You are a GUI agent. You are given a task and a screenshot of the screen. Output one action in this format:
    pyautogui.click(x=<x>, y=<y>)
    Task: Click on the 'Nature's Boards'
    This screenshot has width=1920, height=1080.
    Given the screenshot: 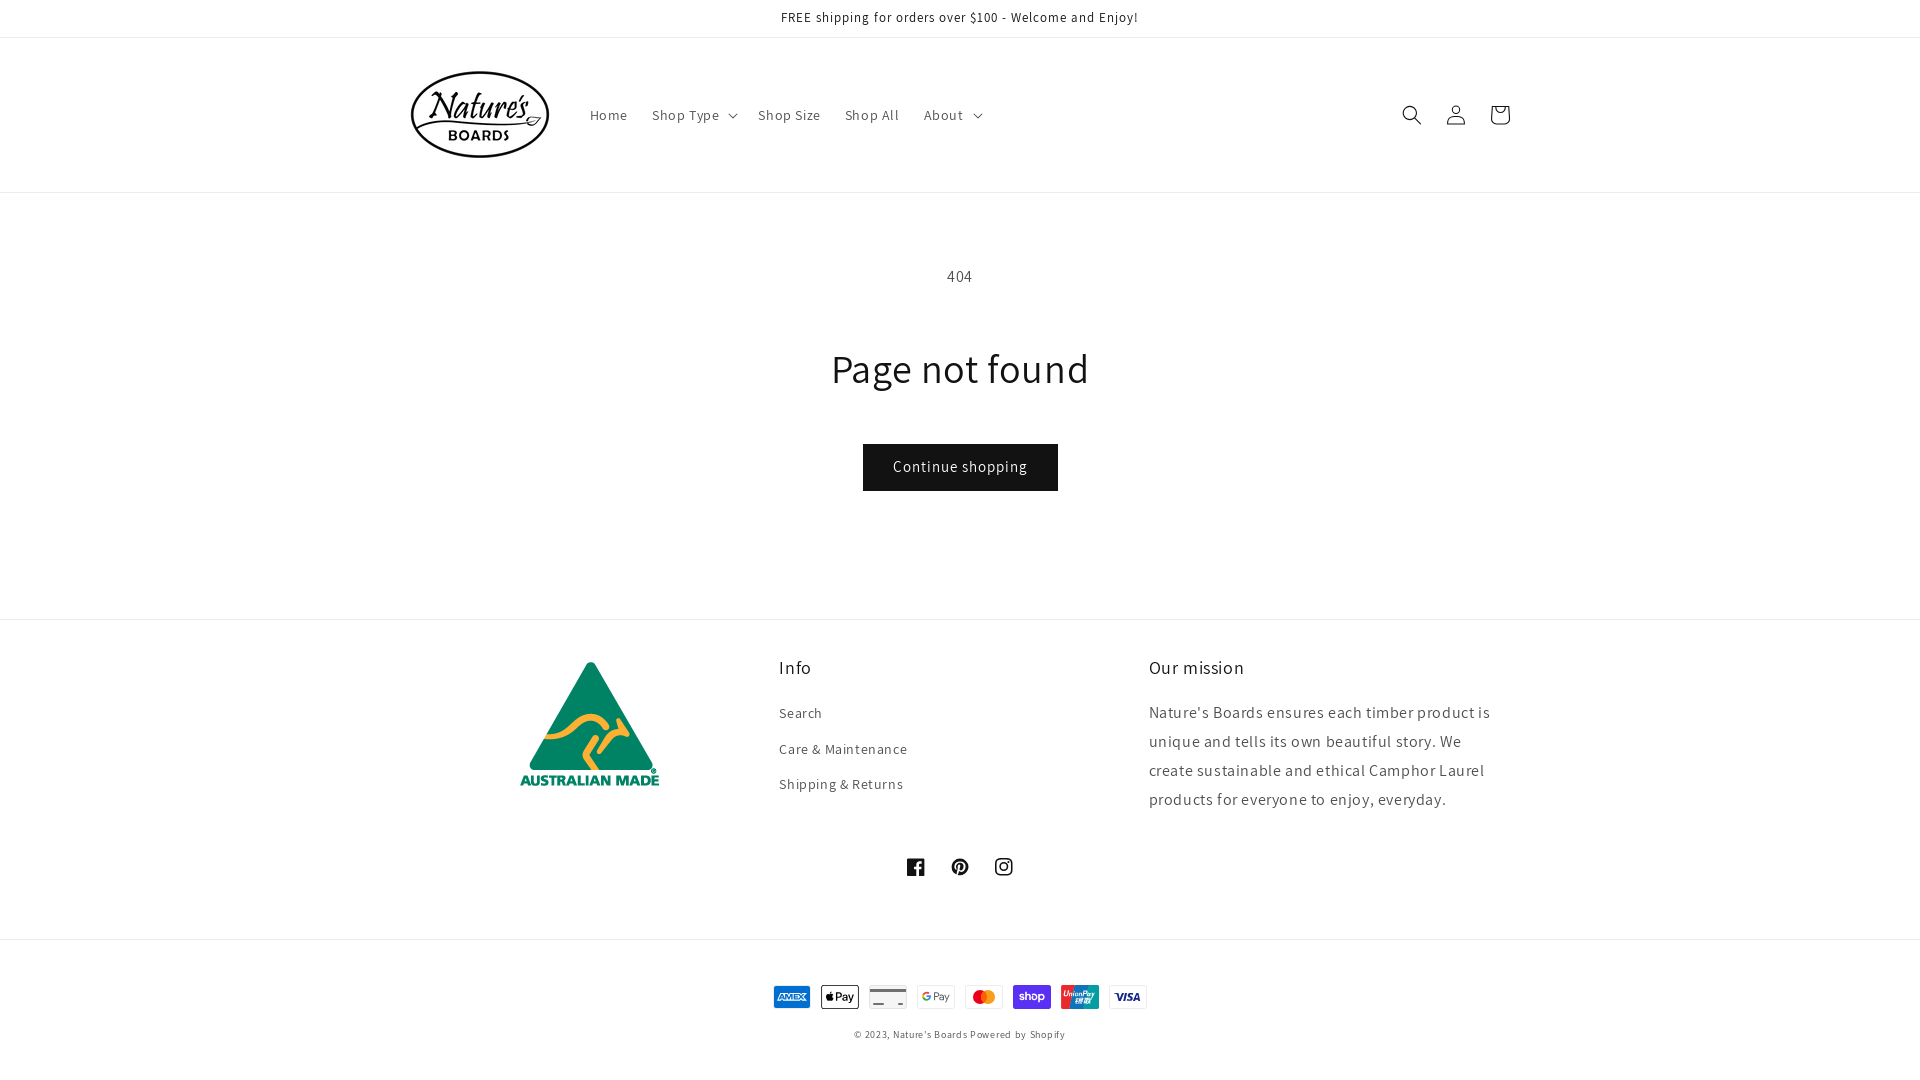 What is the action you would take?
    pyautogui.click(x=929, y=1034)
    